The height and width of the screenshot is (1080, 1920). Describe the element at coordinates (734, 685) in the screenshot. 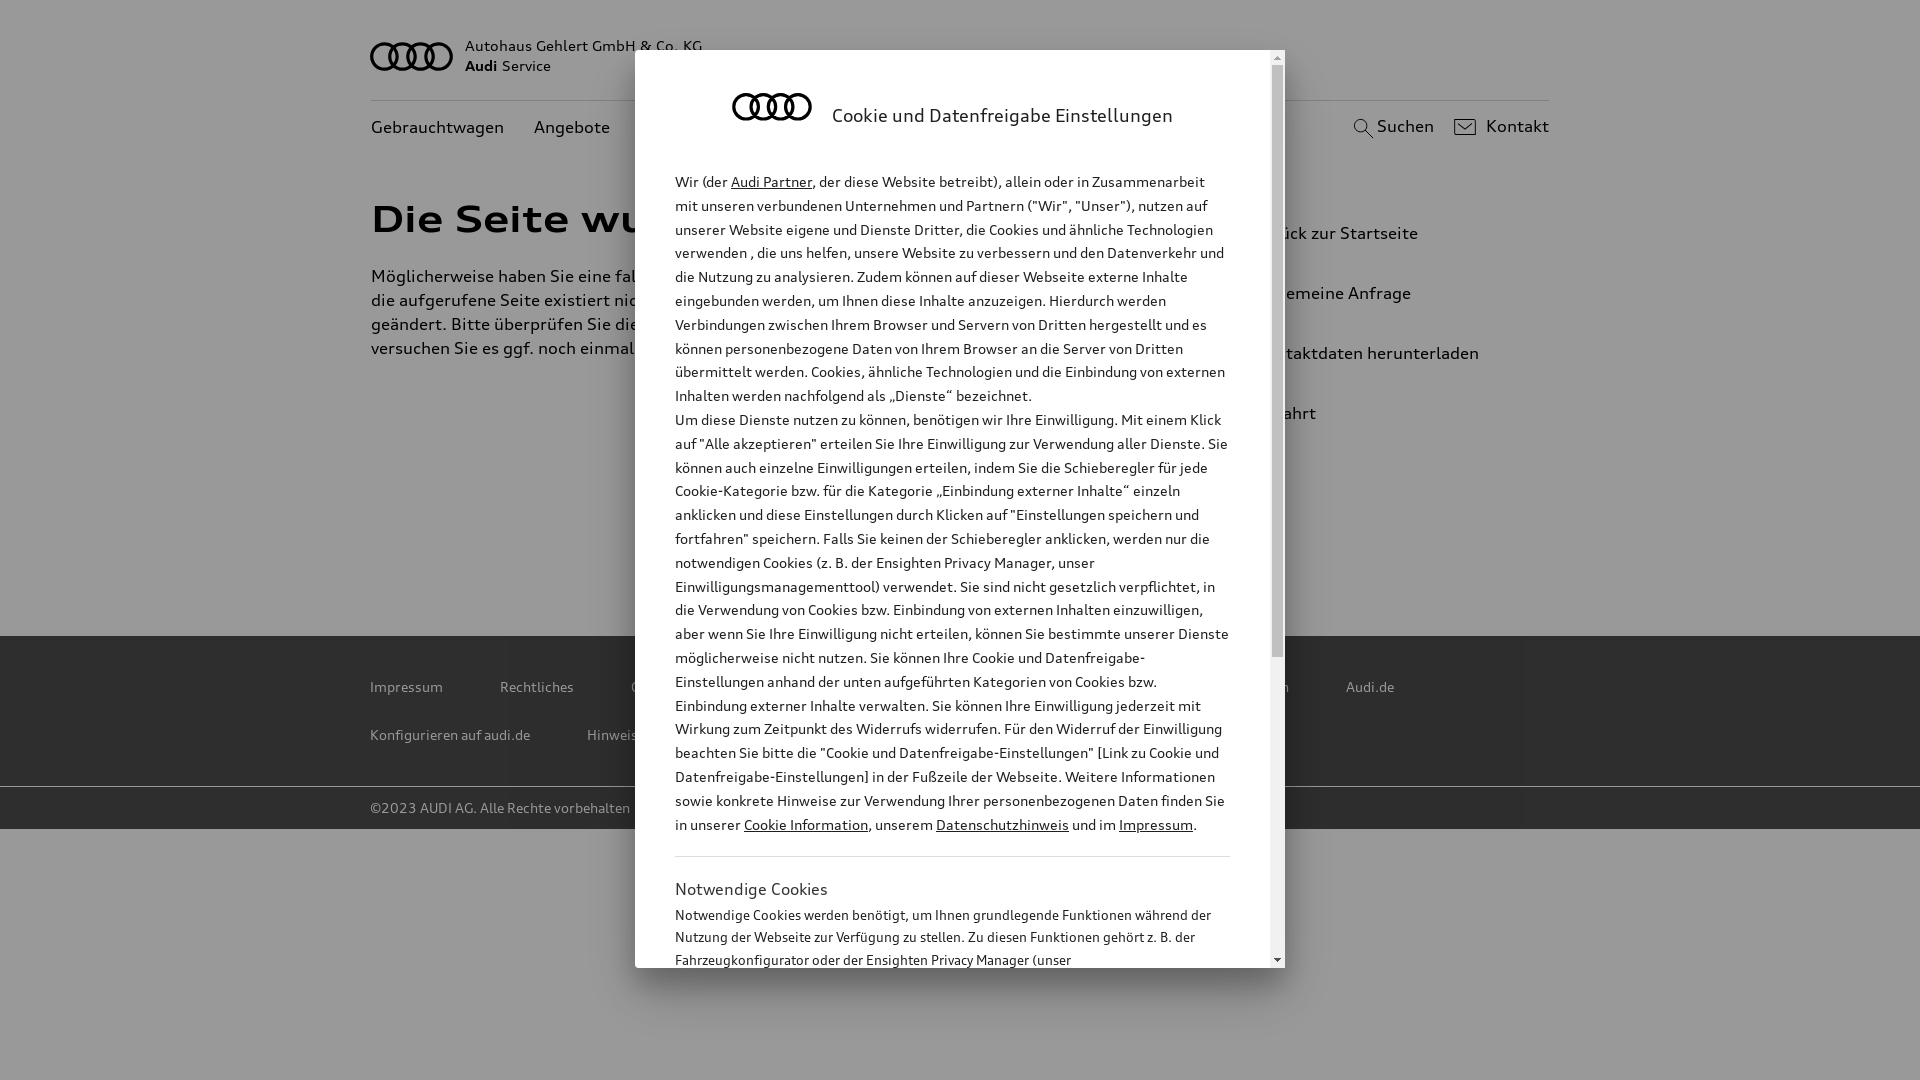

I see `'Copyright & Haftungsausschluss'` at that location.